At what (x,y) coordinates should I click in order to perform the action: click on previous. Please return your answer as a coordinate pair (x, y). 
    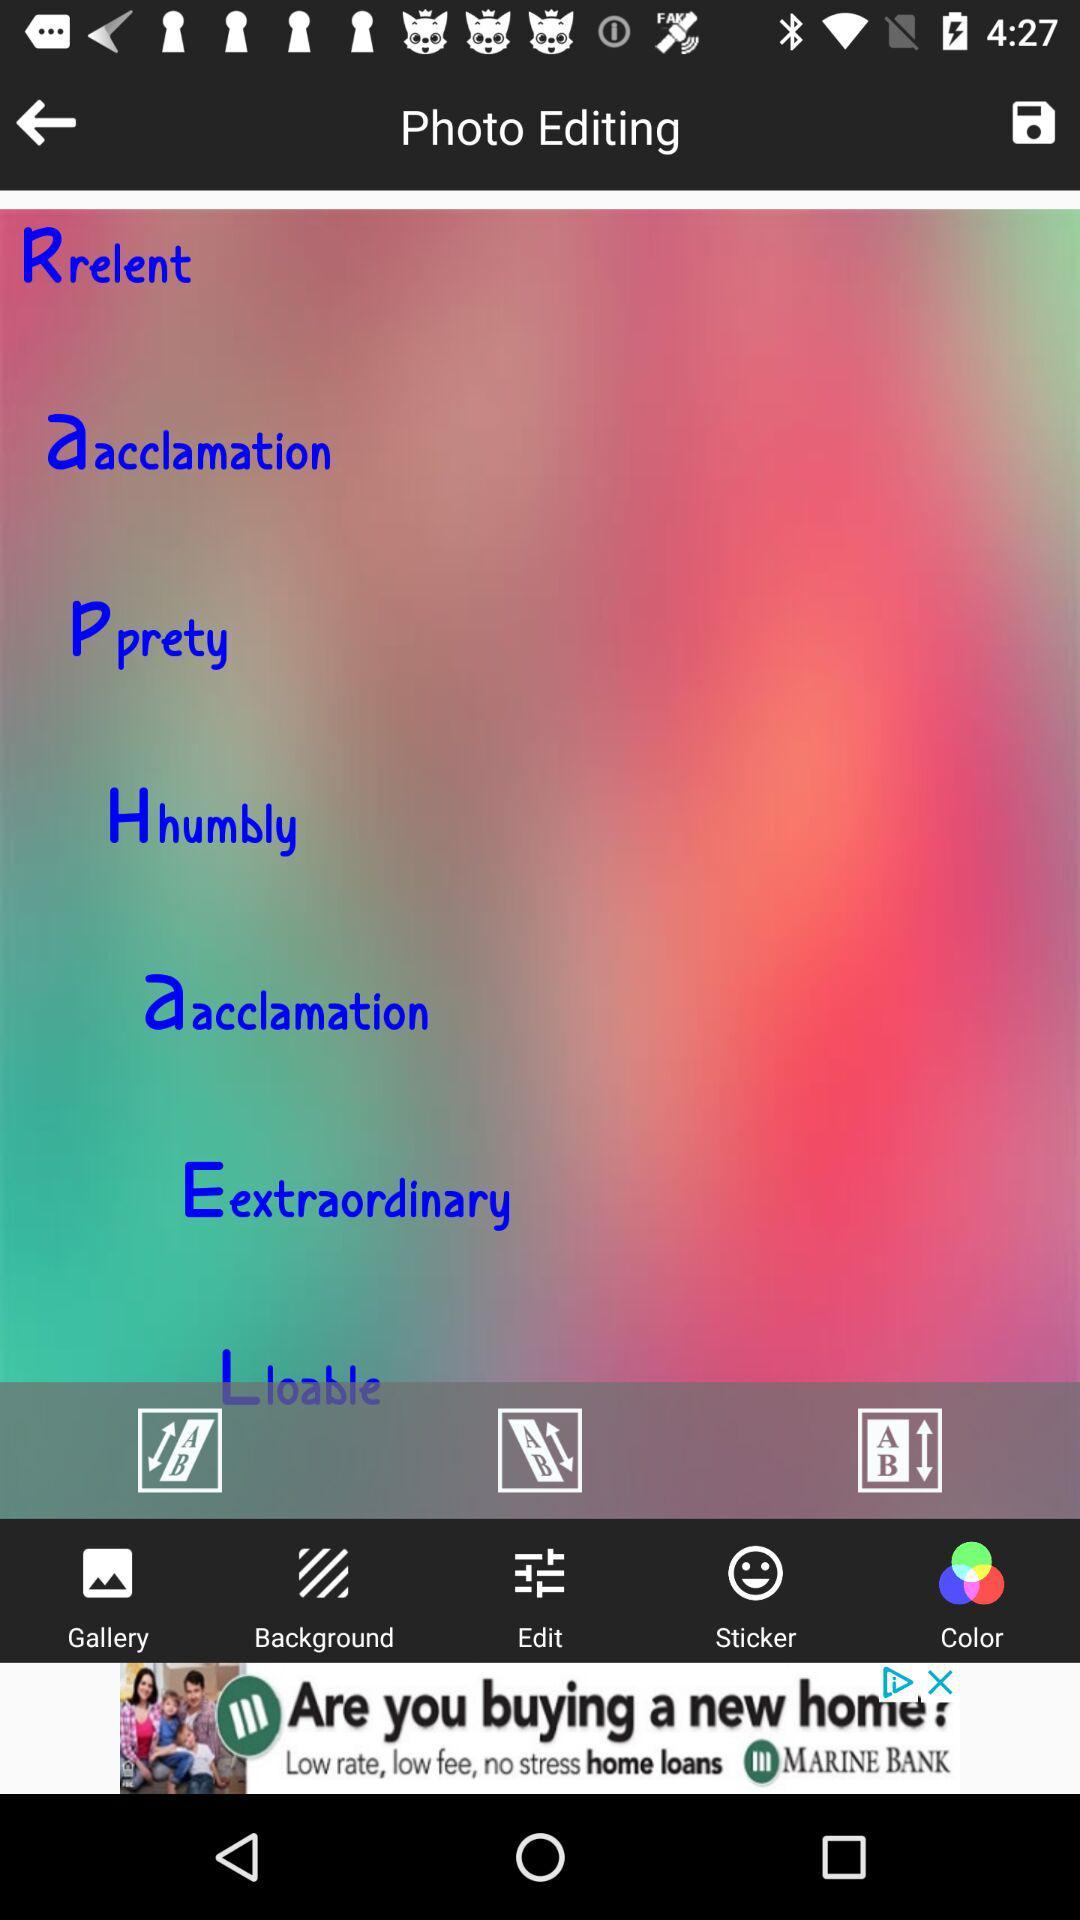
    Looking at the image, I should click on (45, 121).